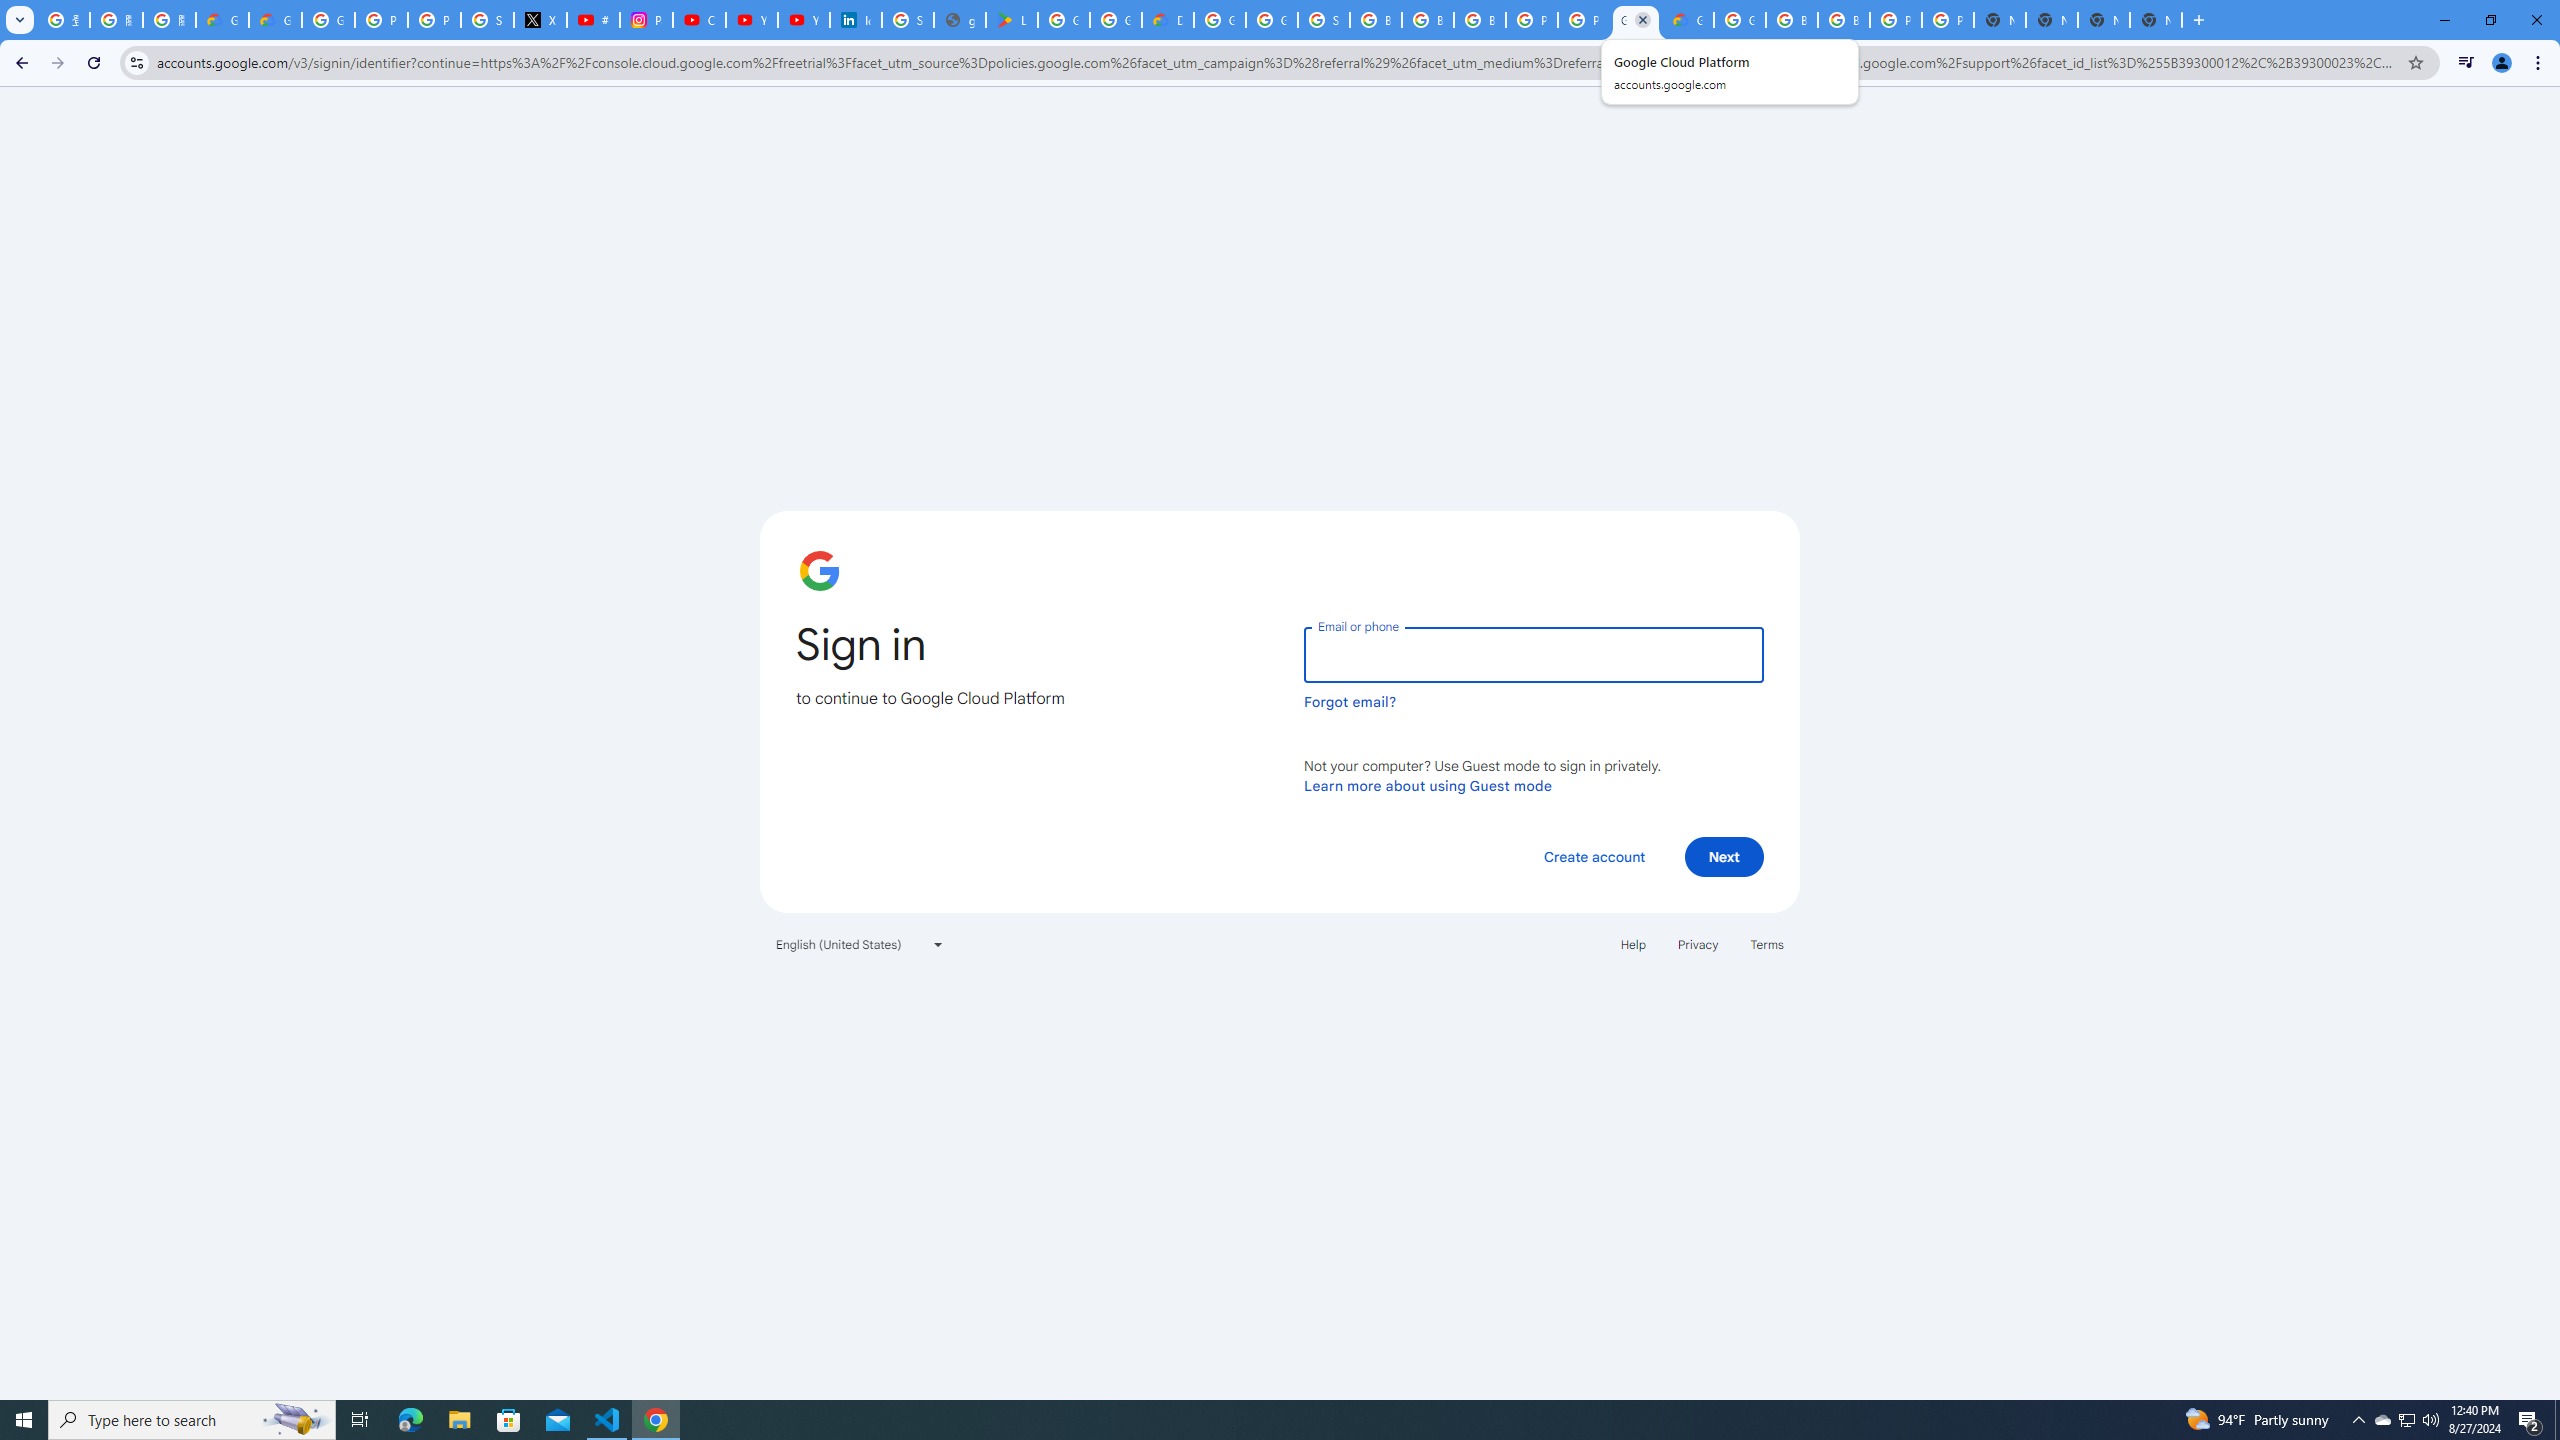  Describe the element at coordinates (860, 942) in the screenshot. I see `'English (United States)'` at that location.